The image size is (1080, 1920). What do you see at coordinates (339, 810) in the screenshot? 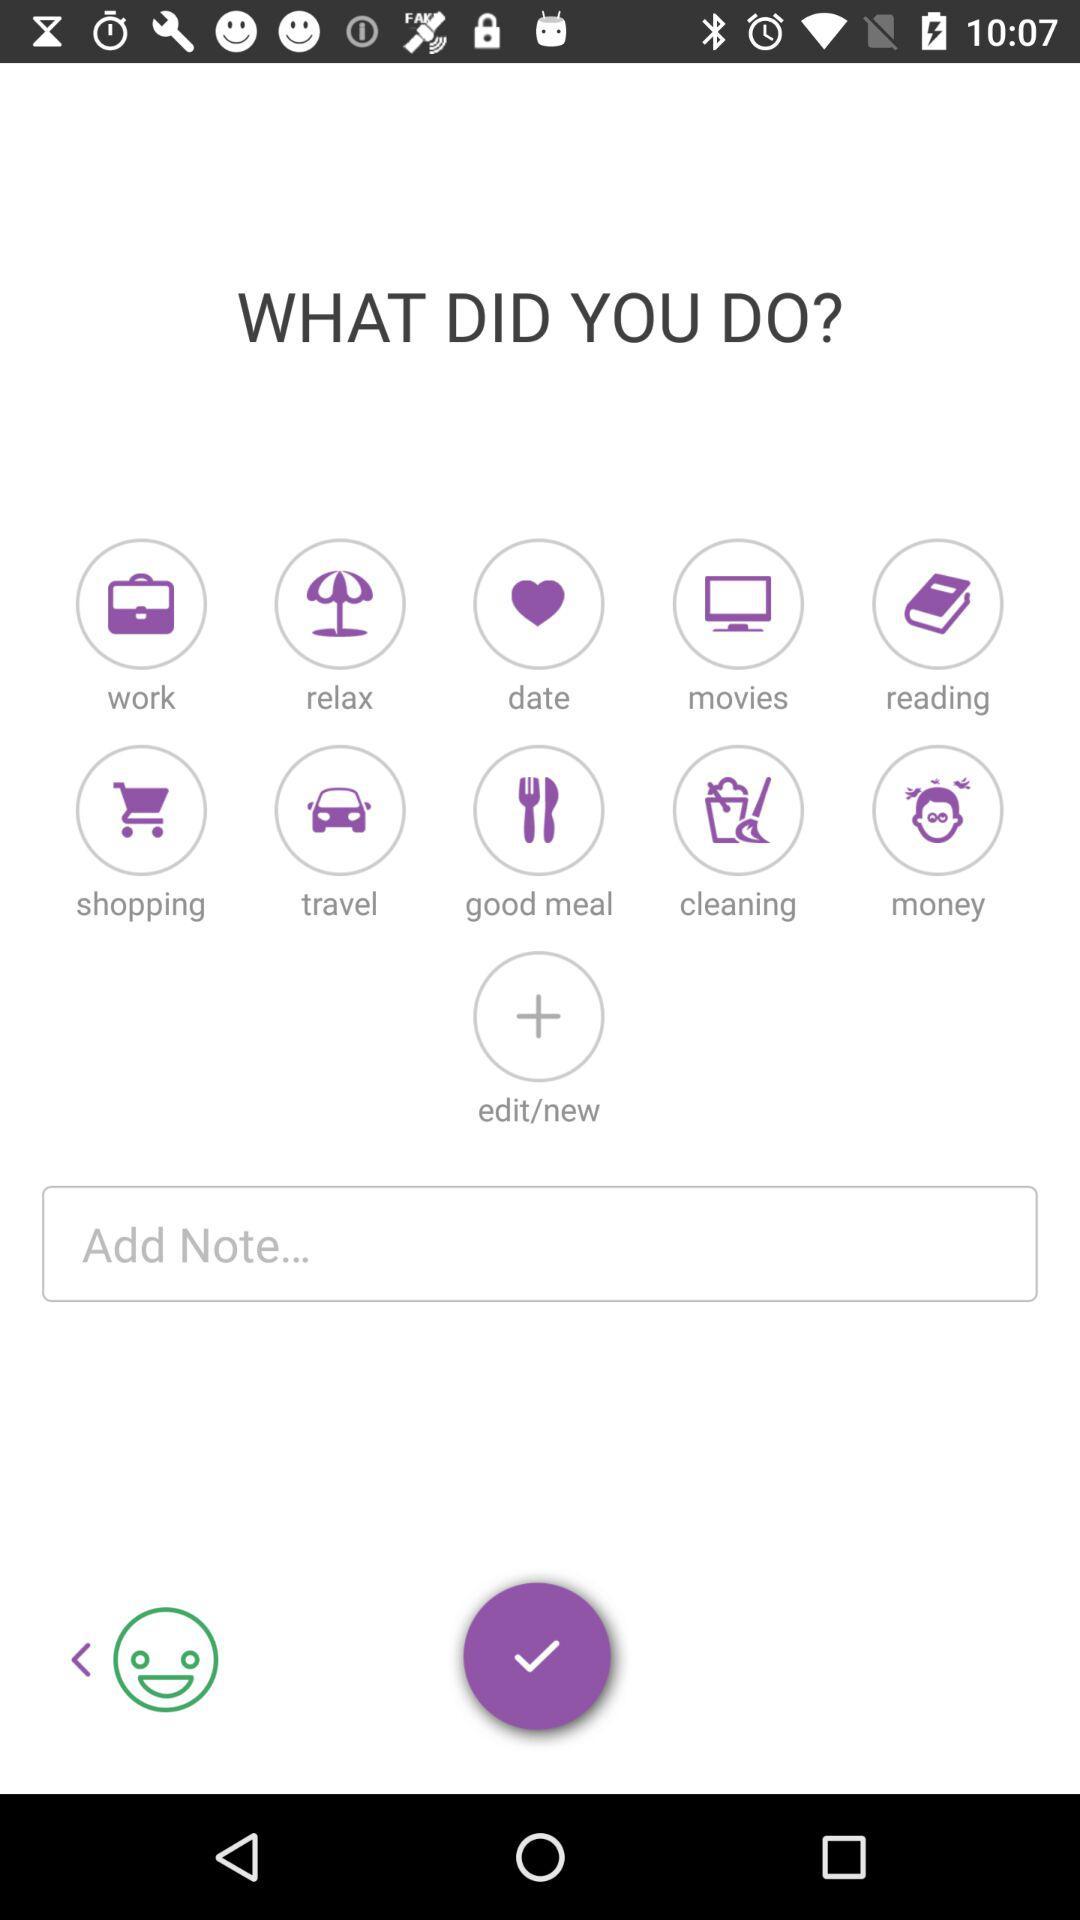
I see `get driving directions to the place` at bounding box center [339, 810].